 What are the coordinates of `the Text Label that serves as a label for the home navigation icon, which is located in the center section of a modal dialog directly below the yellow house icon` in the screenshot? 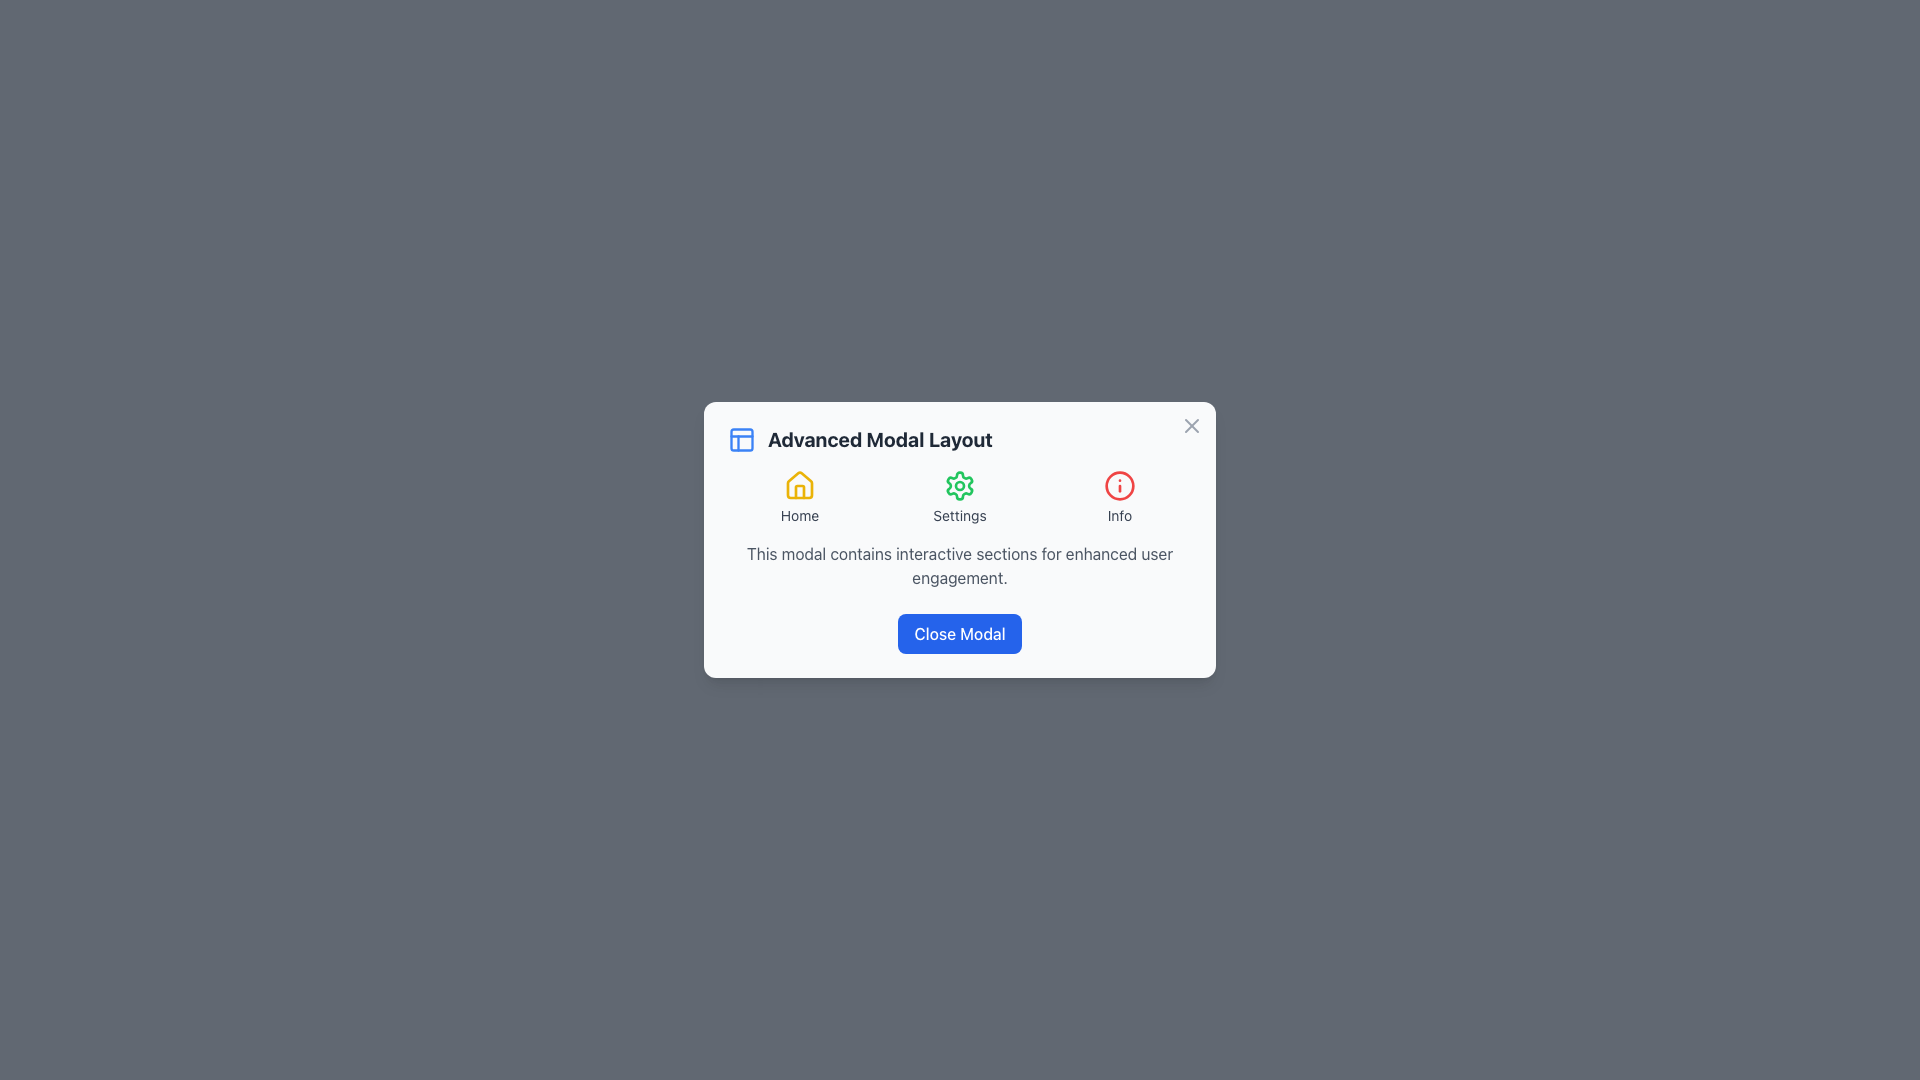 It's located at (800, 515).